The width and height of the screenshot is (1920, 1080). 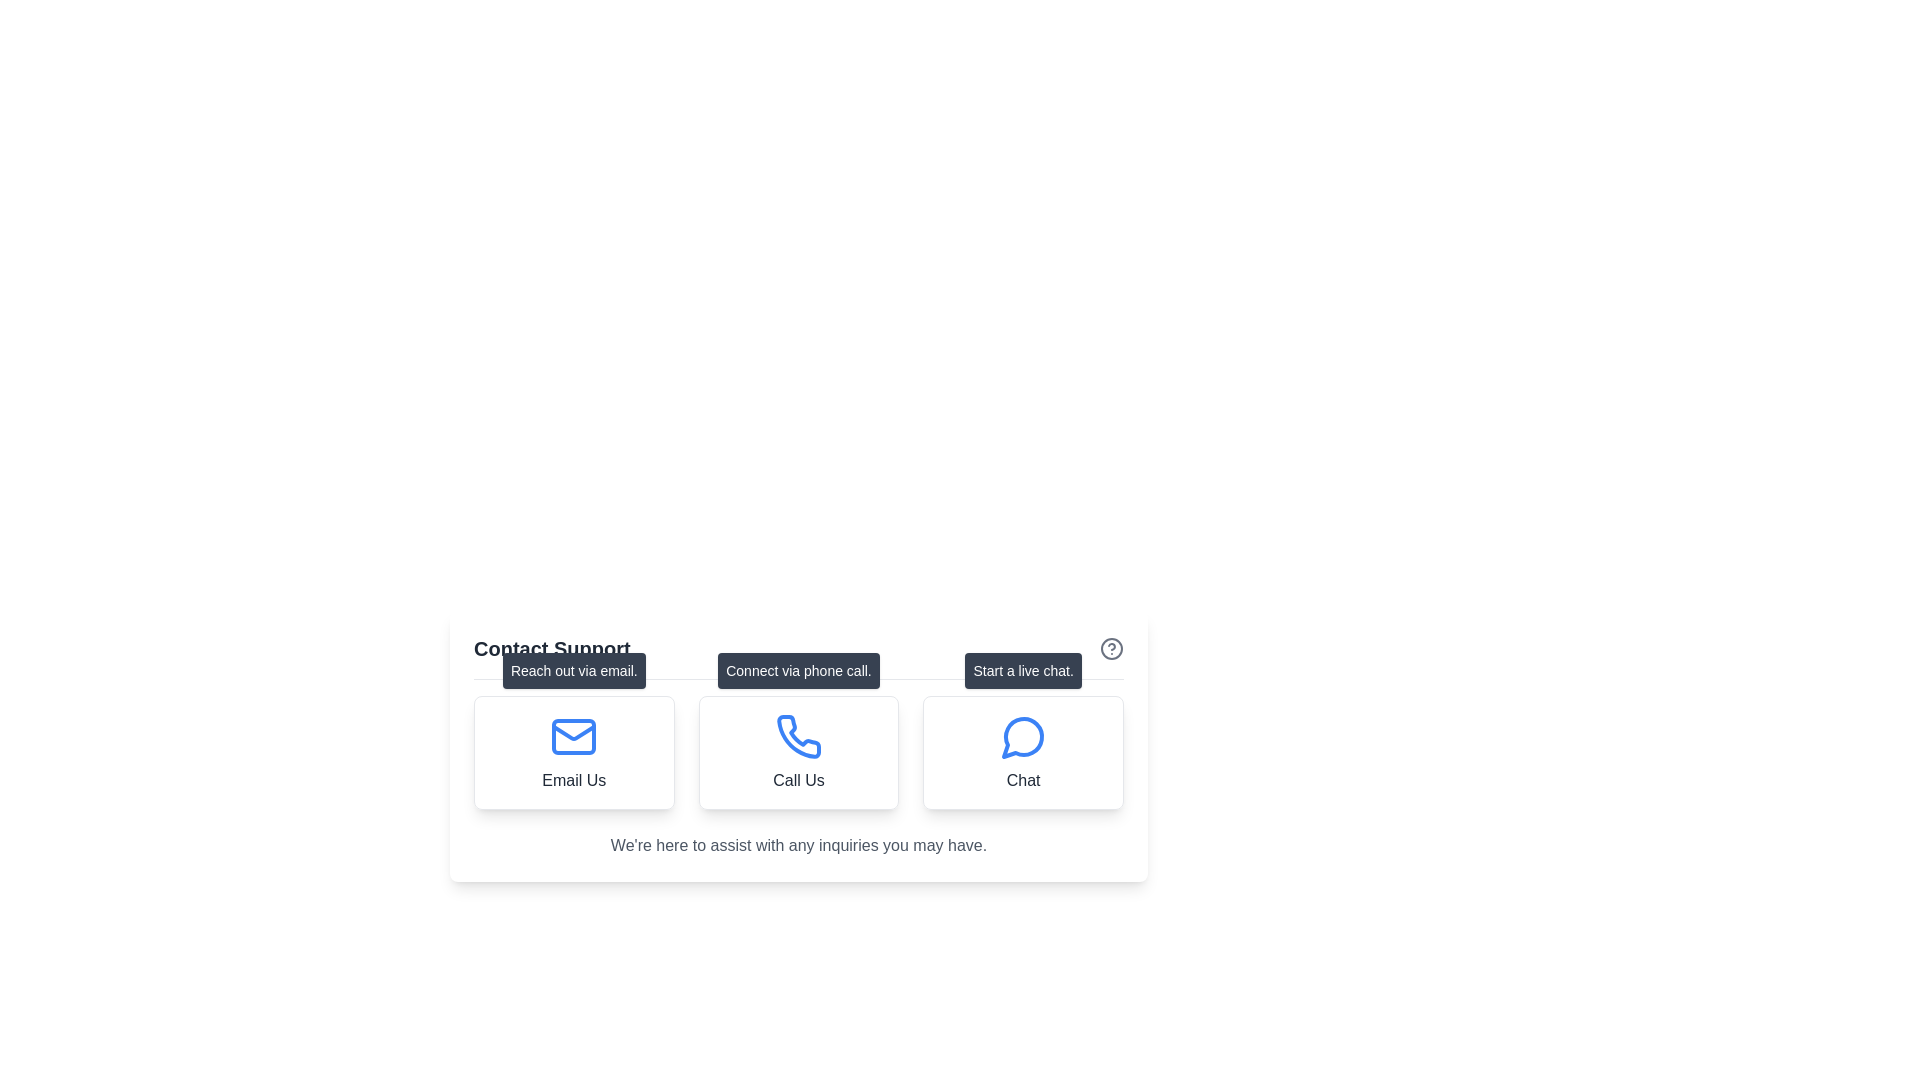 I want to click on the 'Email Us' button, which is a rectangular section with a white background and a blue envelope icon above bold text, located to the left of 'Call Us' and 'Chat', so click(x=573, y=752).